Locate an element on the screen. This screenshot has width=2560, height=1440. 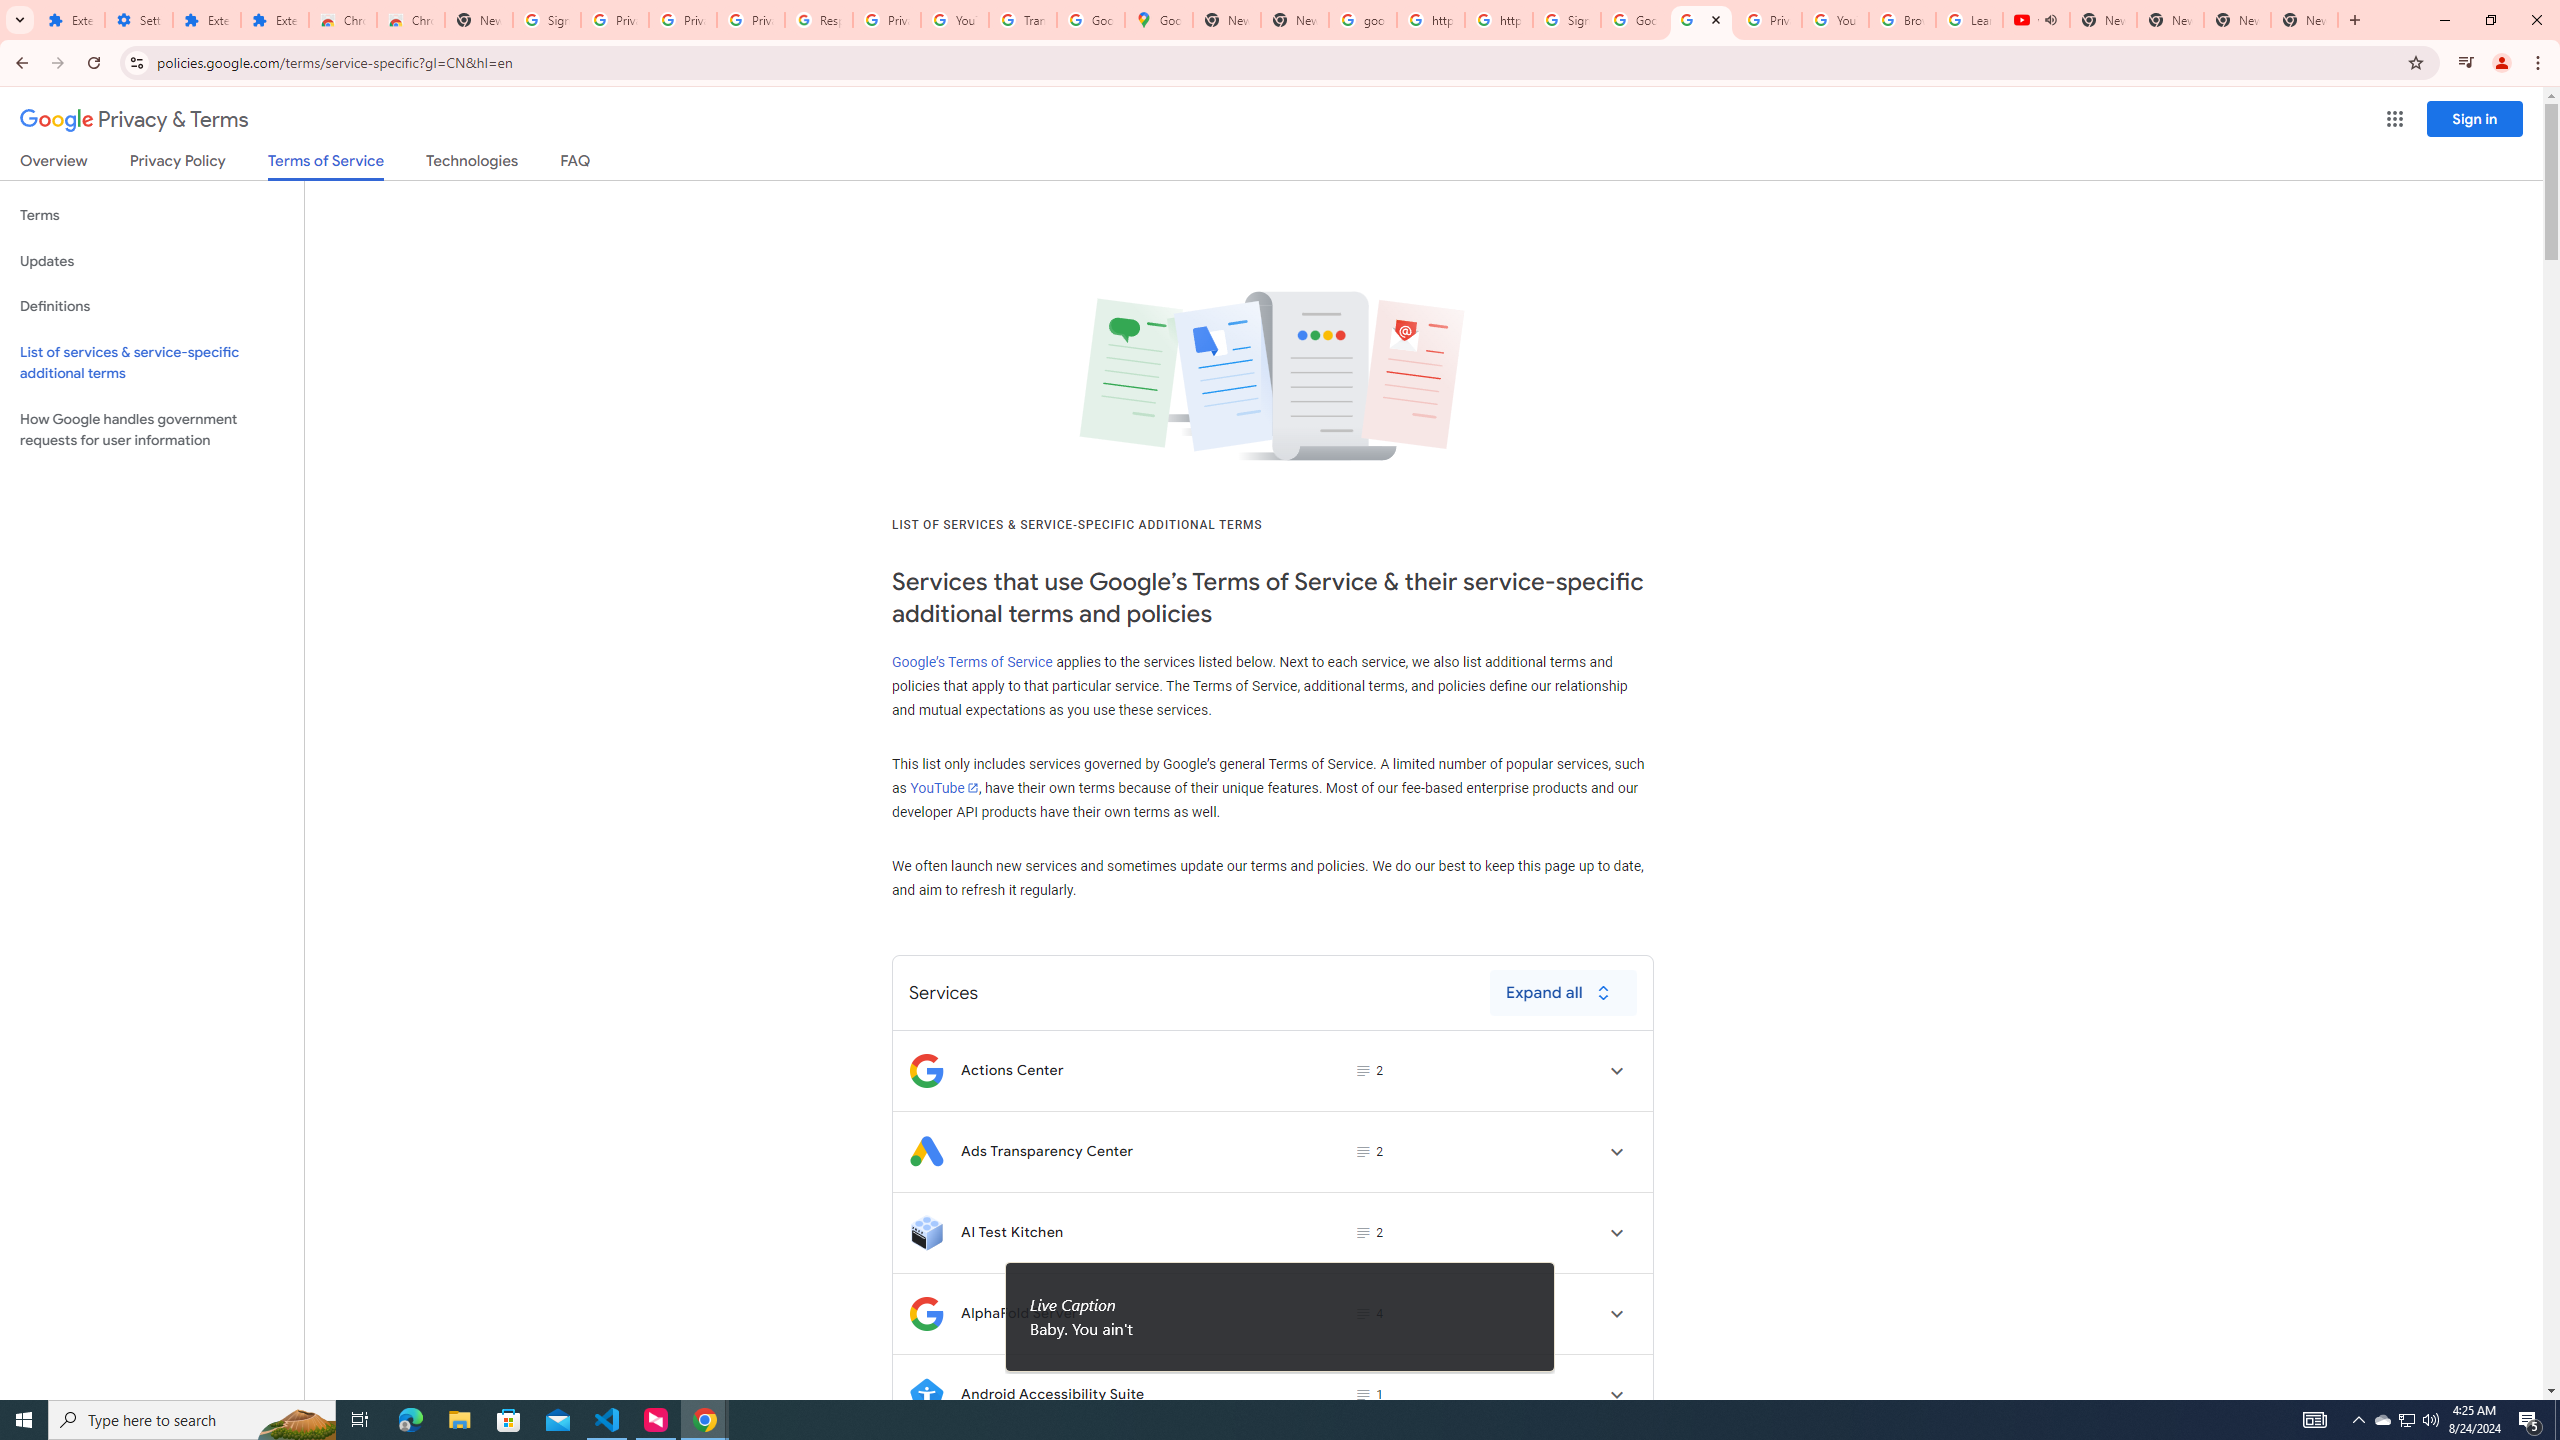
'Logo for Actions Center' is located at coordinates (925, 1069).